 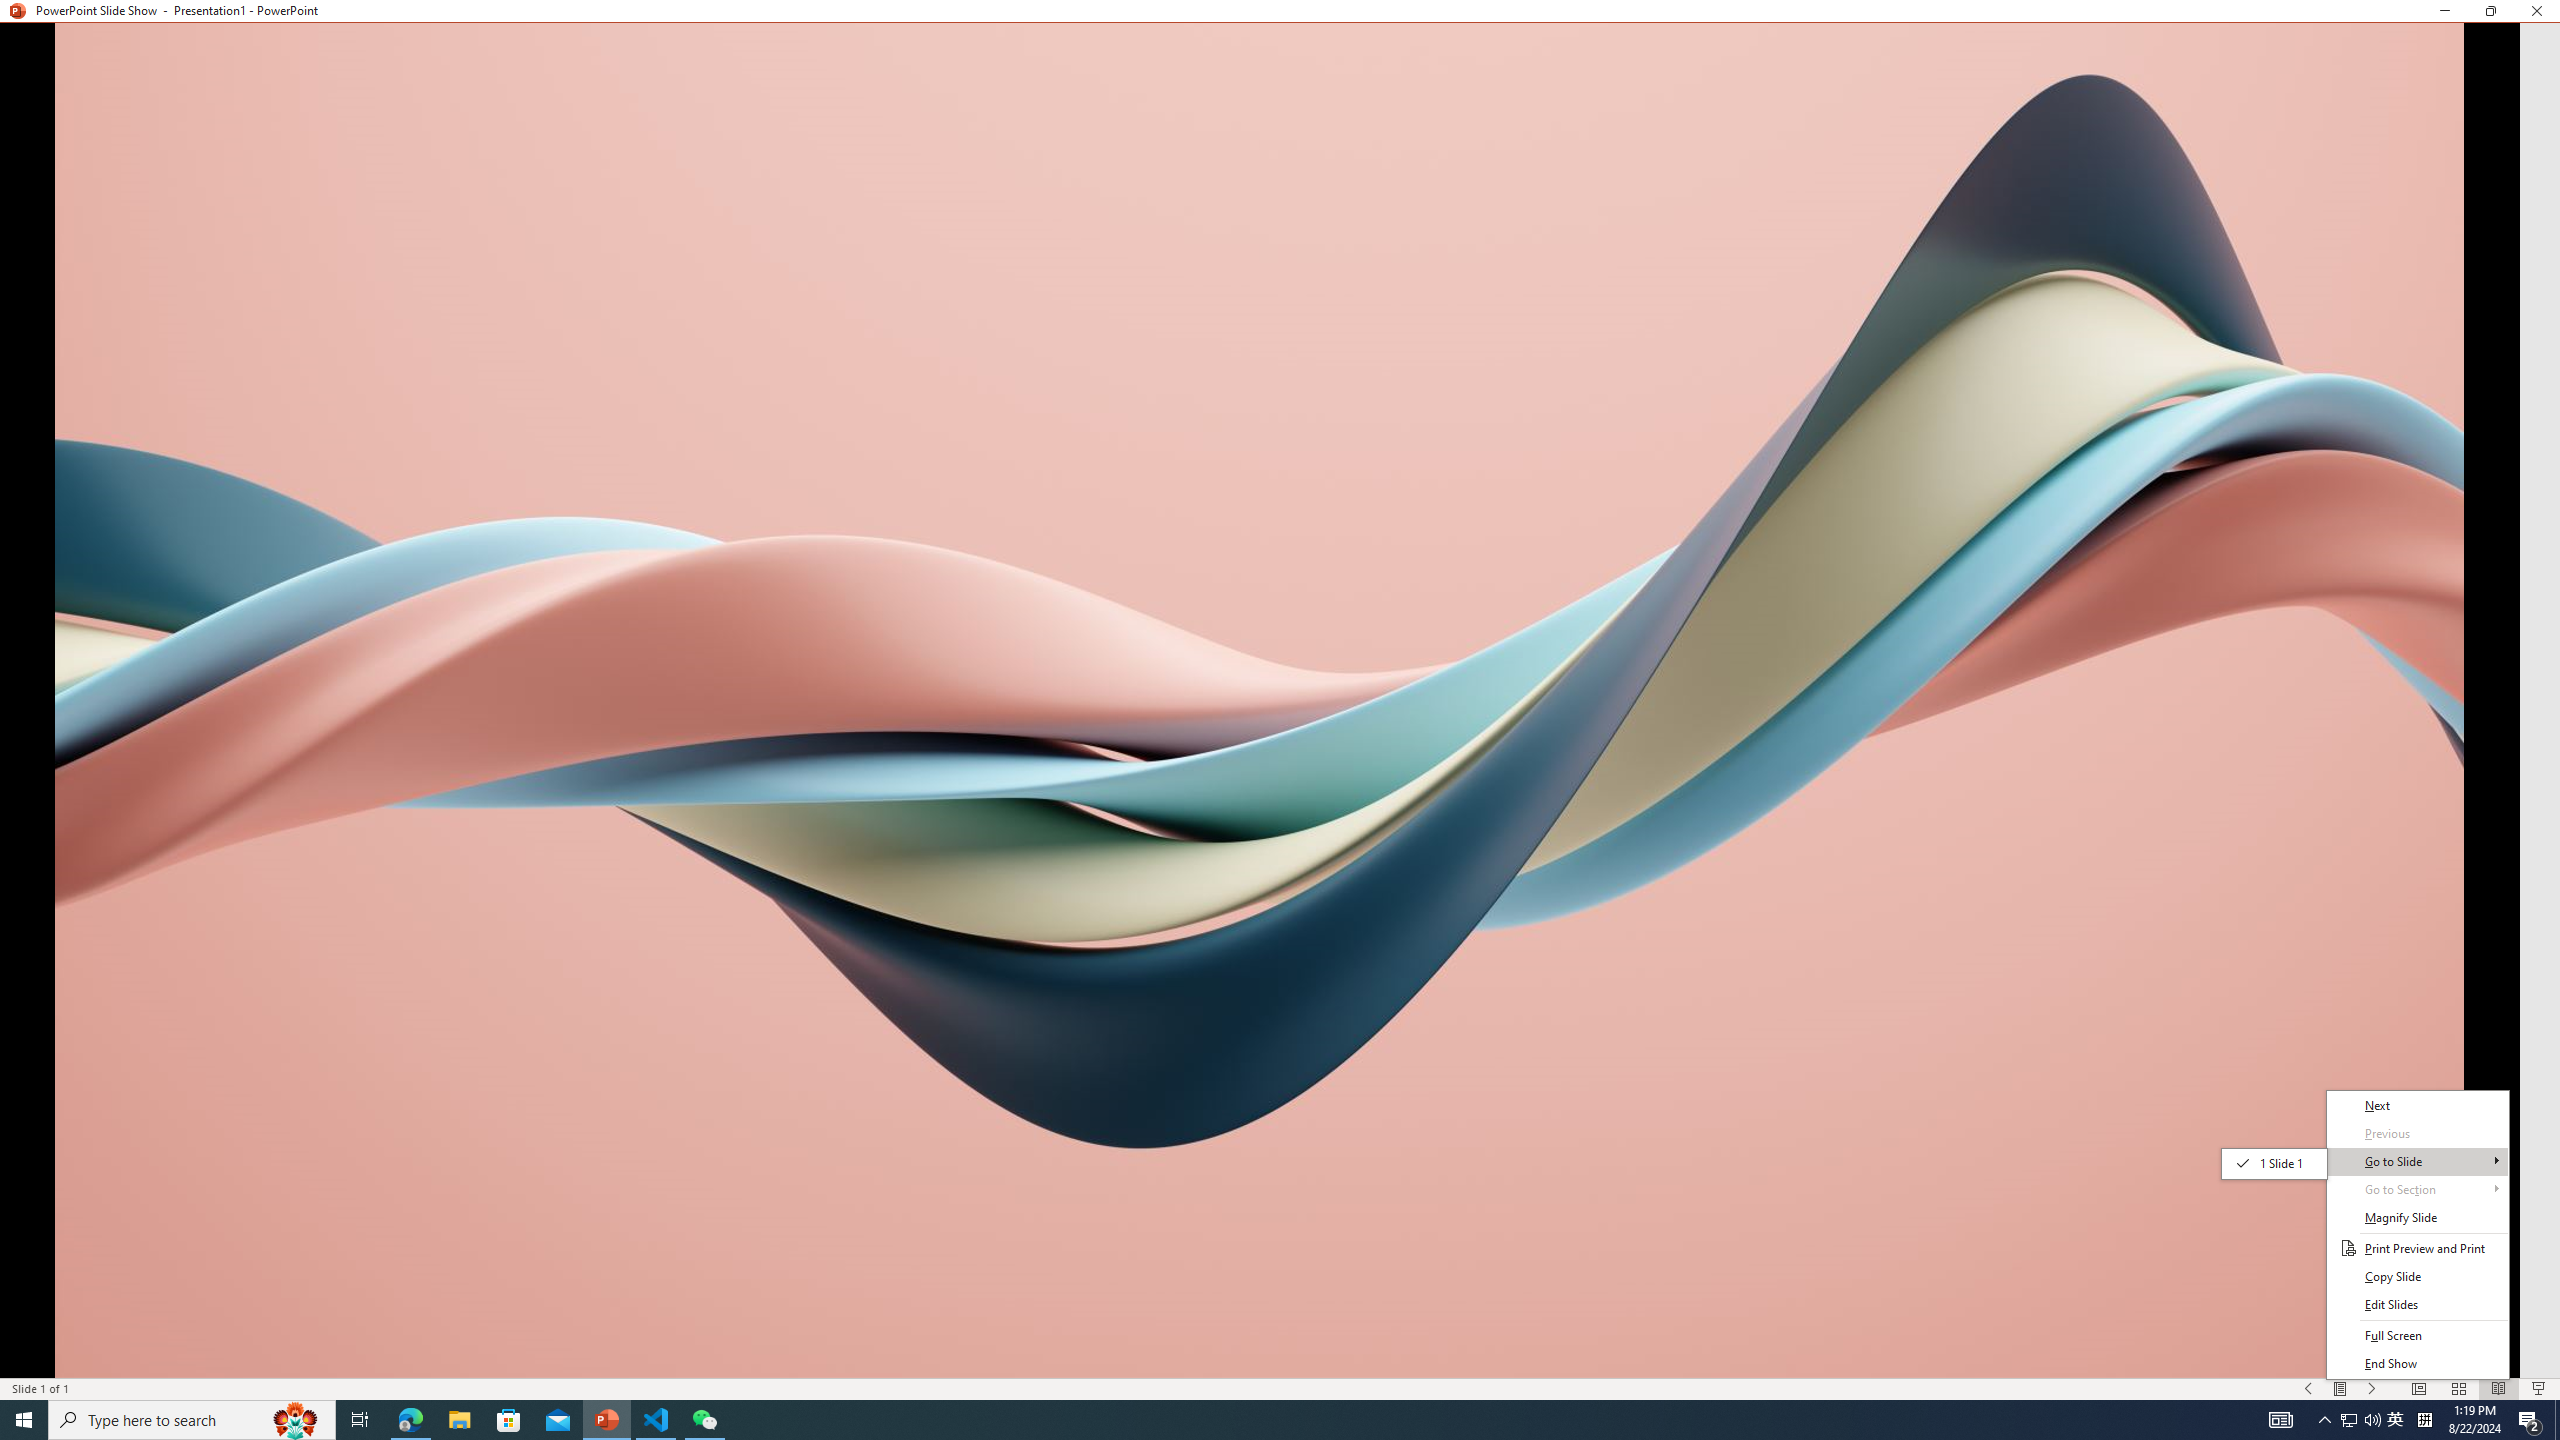 What do you see at coordinates (2424, 1418) in the screenshot?
I see `'Tray Input Indicator - Chinese (Simplified, China)'` at bounding box center [2424, 1418].